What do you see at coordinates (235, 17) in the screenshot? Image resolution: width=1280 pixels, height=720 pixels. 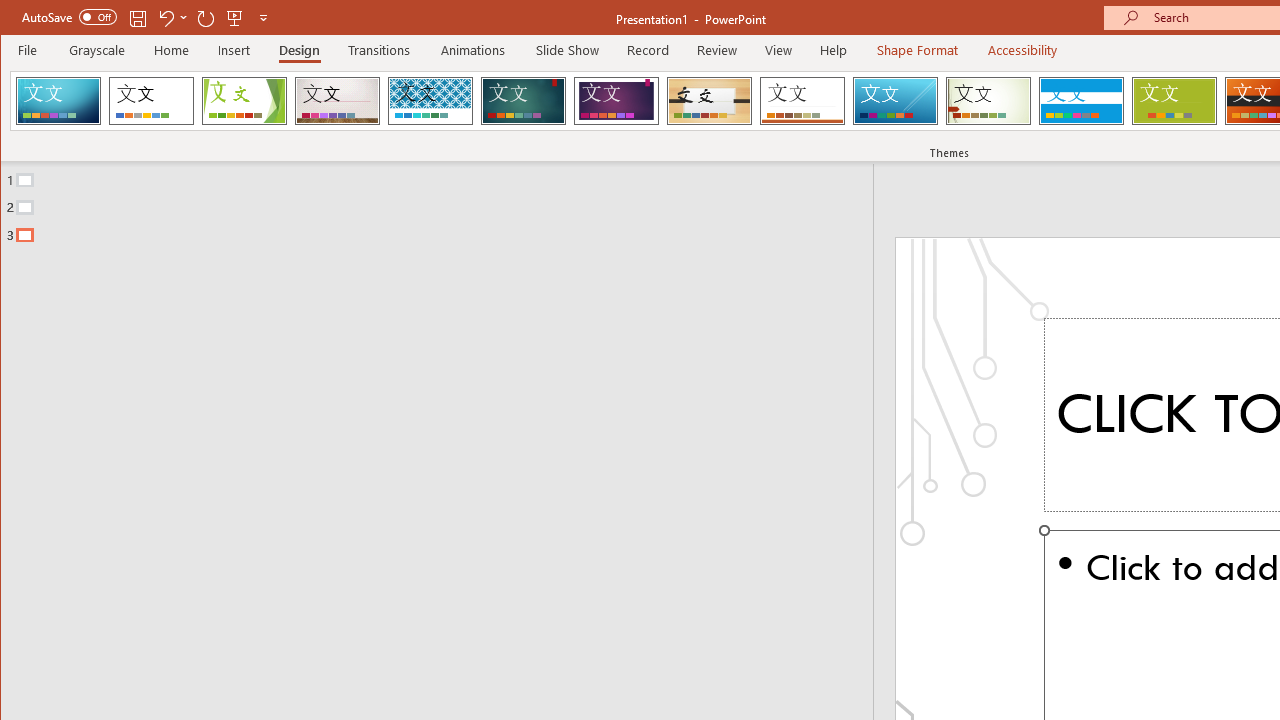 I see `'From Beginning'` at bounding box center [235, 17].